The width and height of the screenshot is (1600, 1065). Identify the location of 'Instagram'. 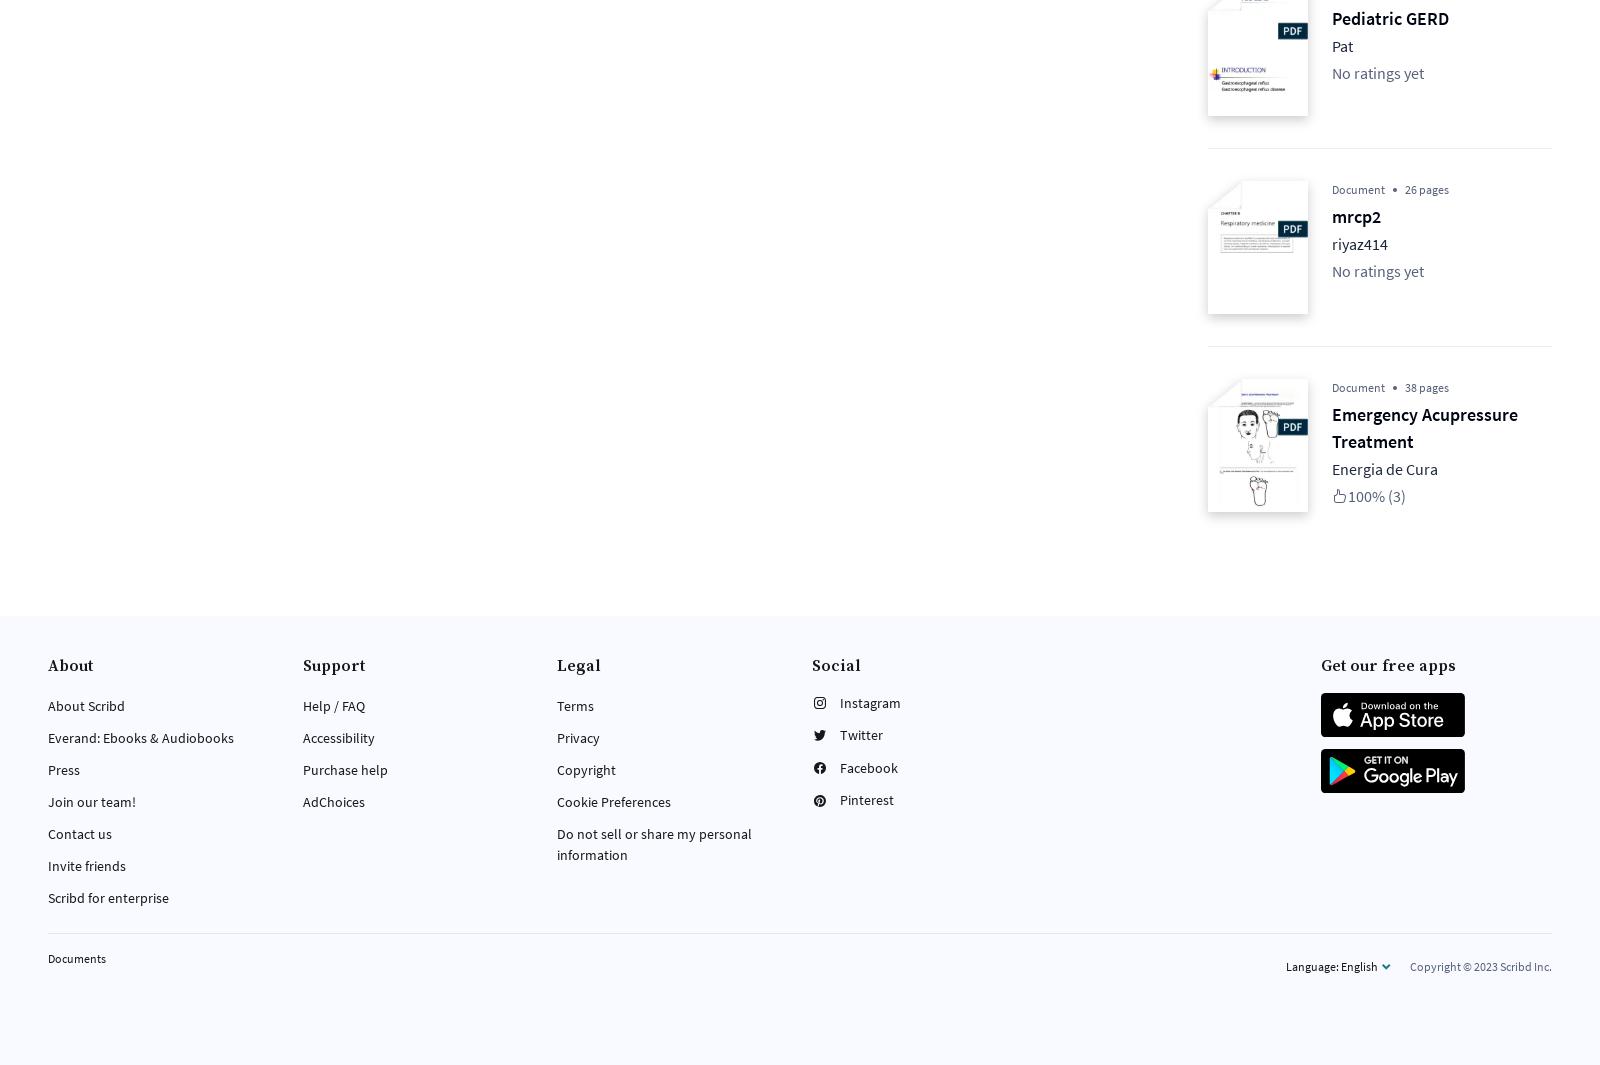
(869, 702).